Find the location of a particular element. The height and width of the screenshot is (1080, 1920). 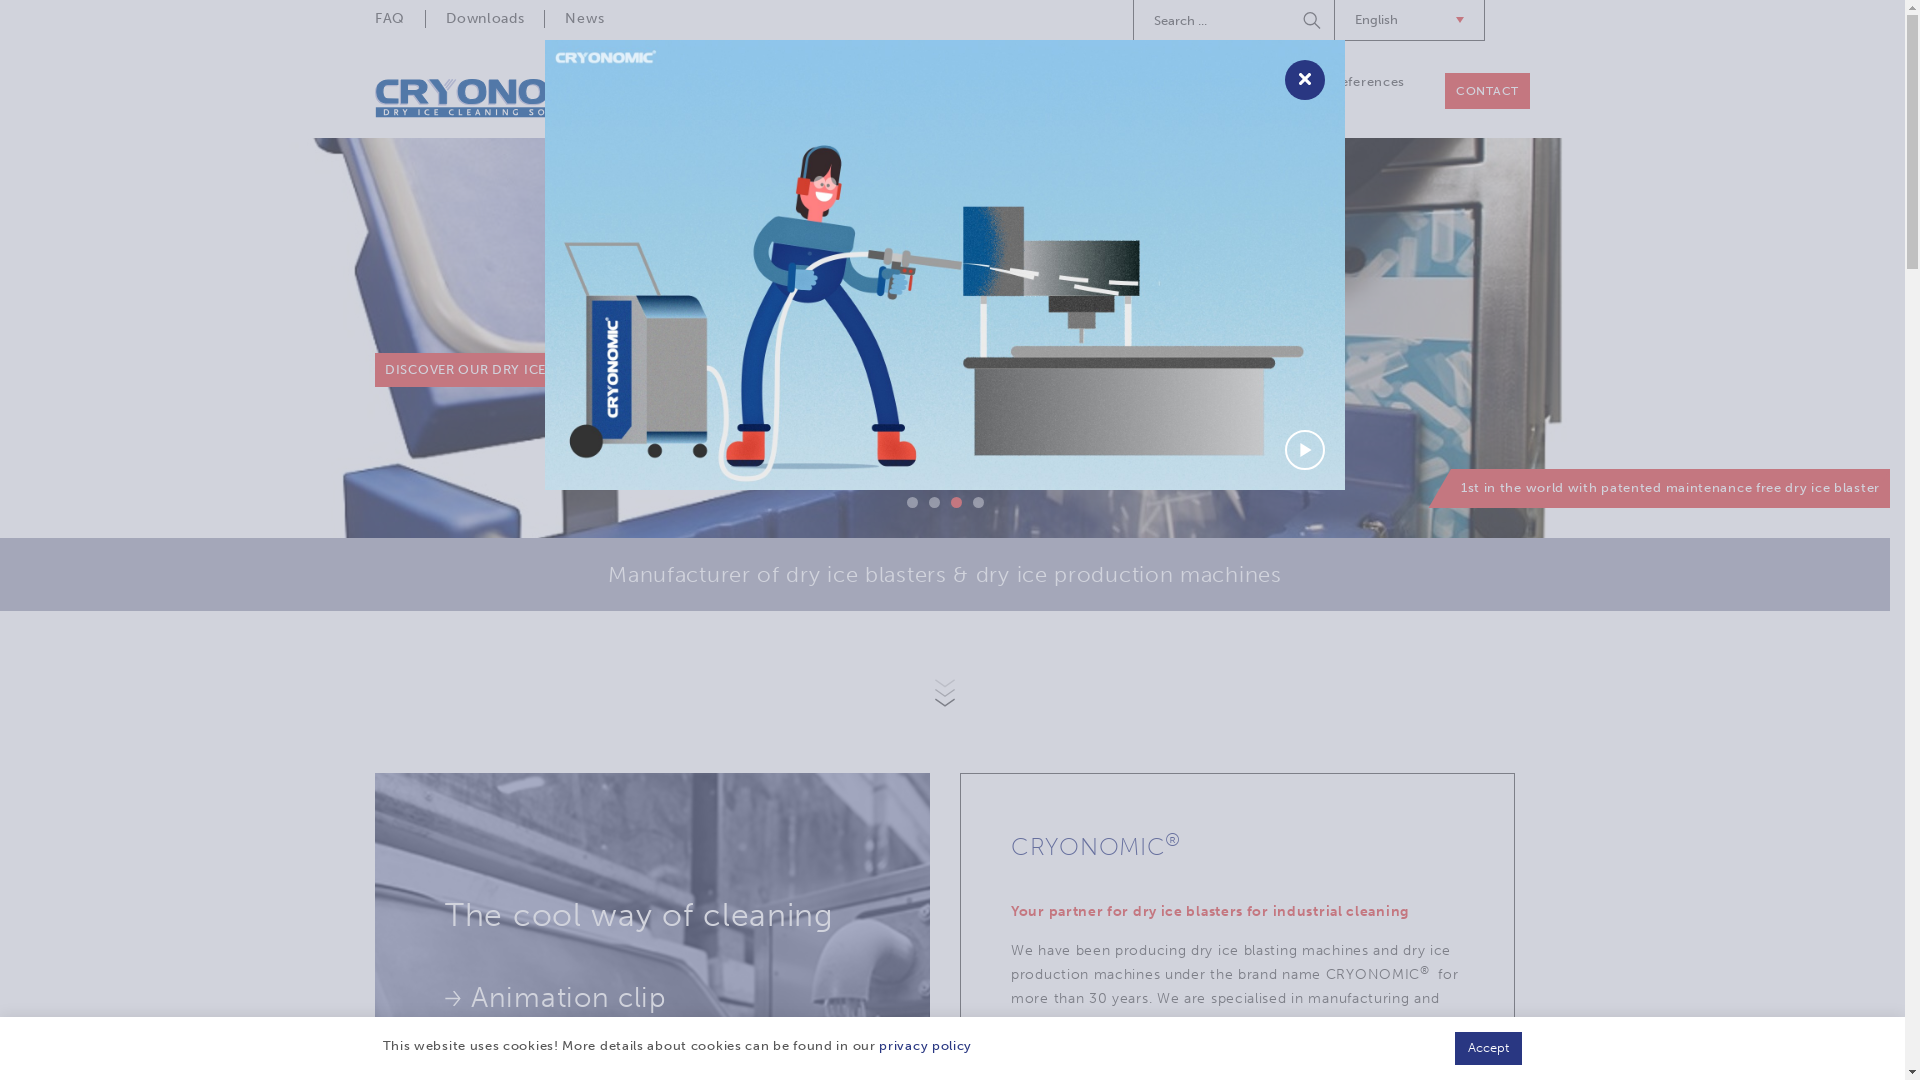

'Advantages' is located at coordinates (534, 1048).